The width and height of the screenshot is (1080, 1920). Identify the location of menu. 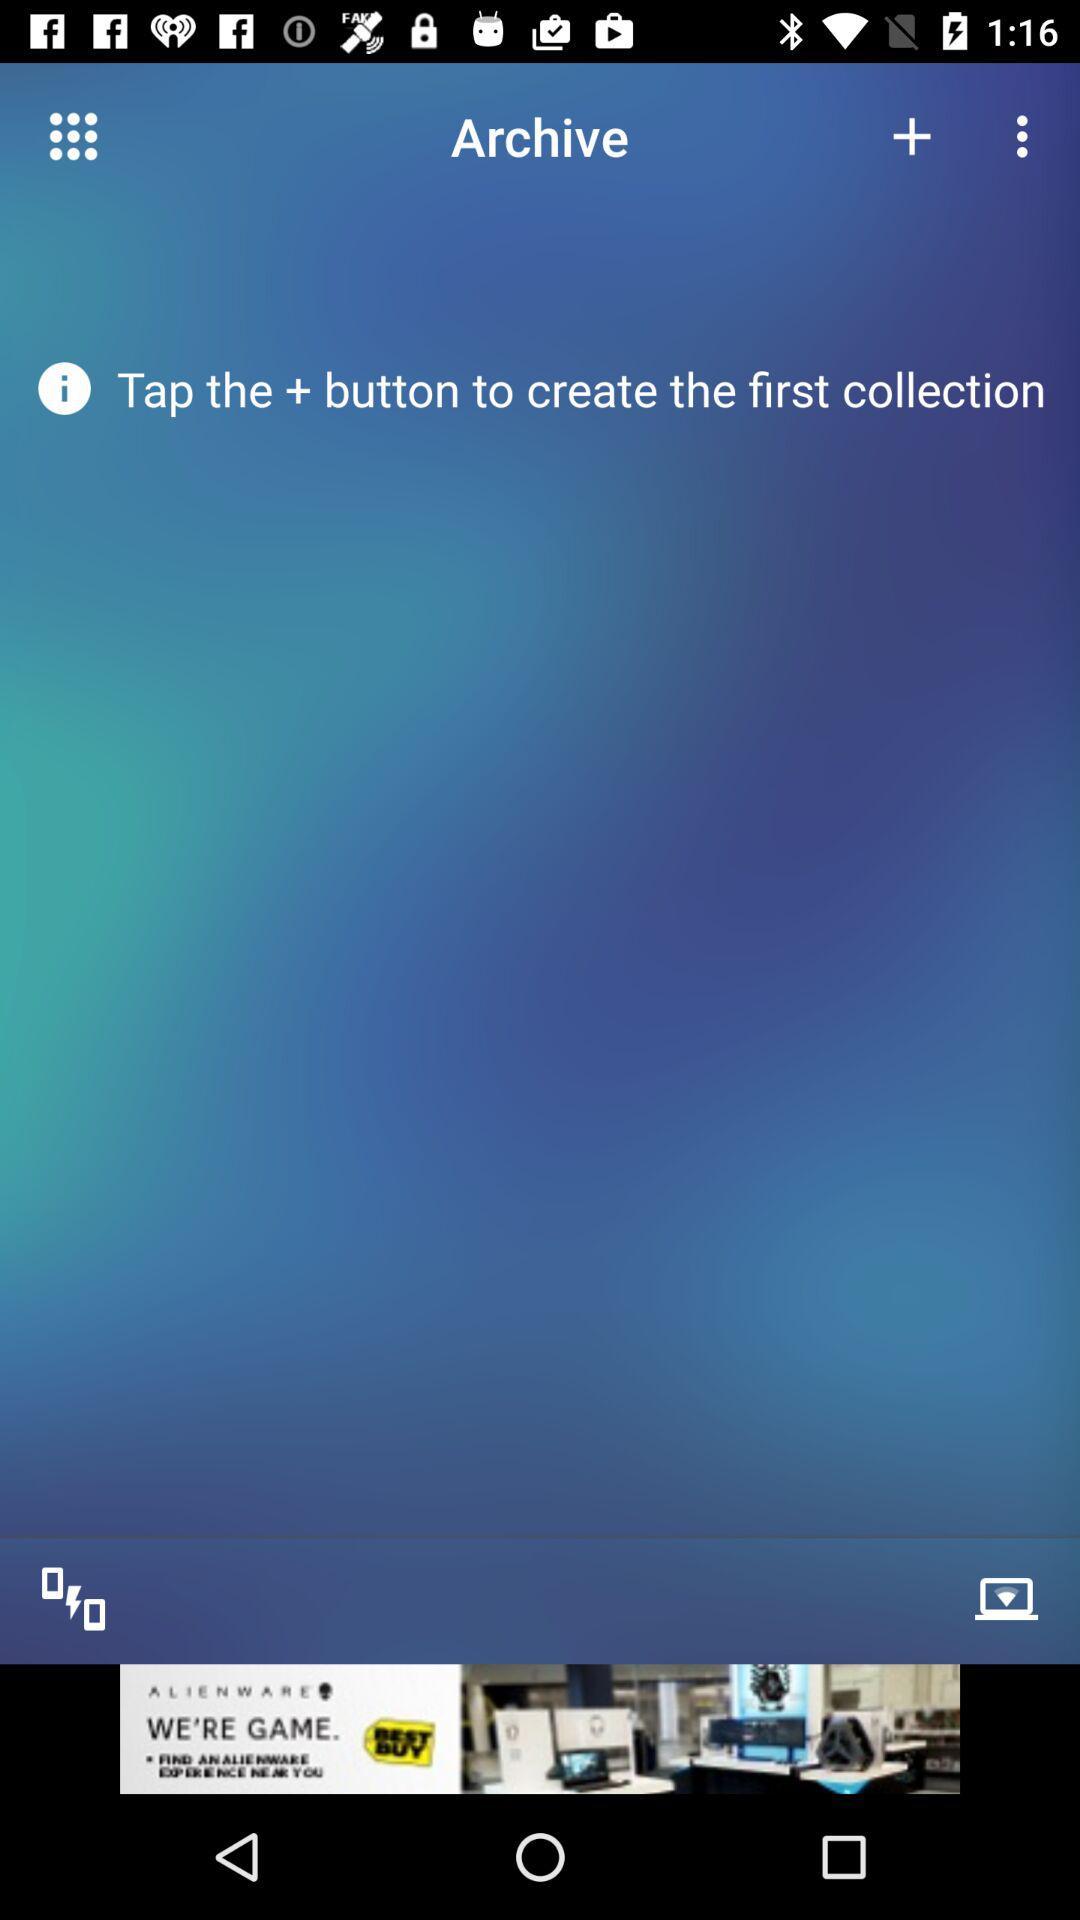
(72, 135).